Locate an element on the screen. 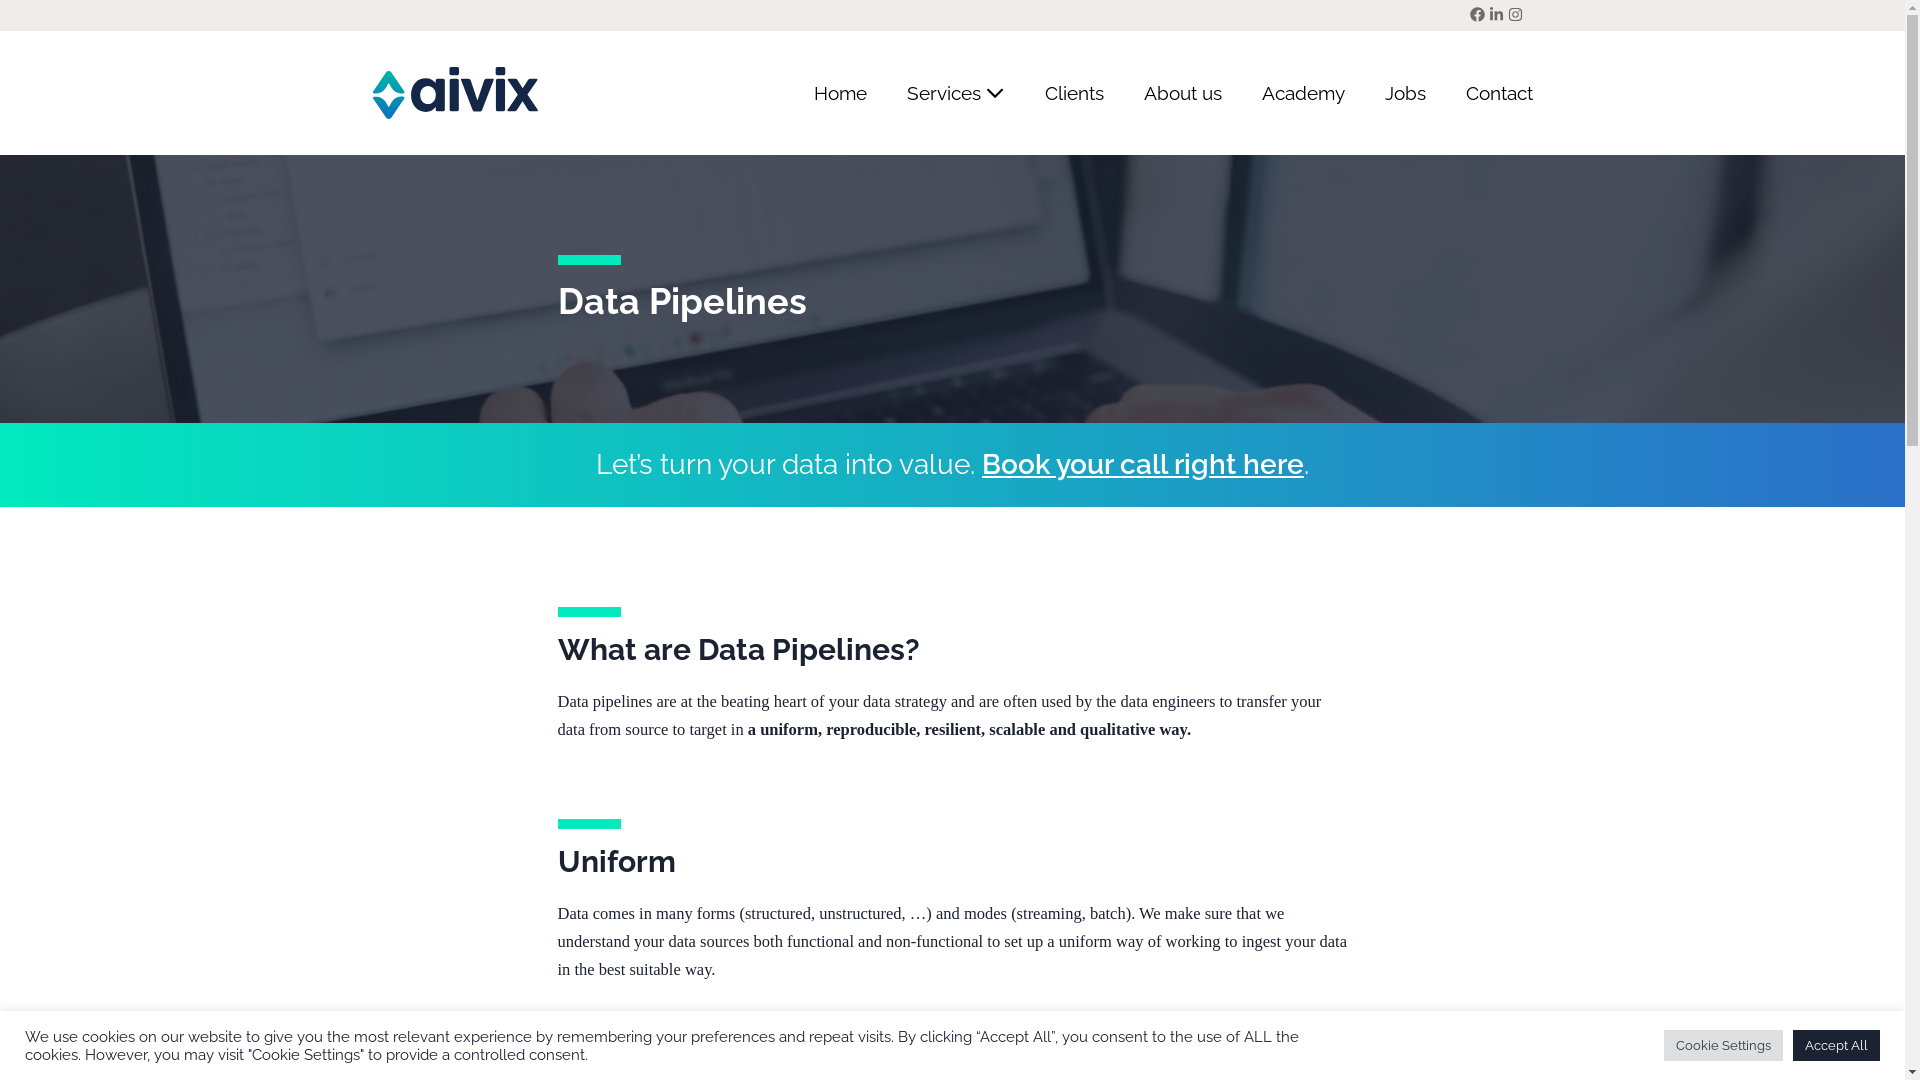  'Services' is located at coordinates (954, 92).